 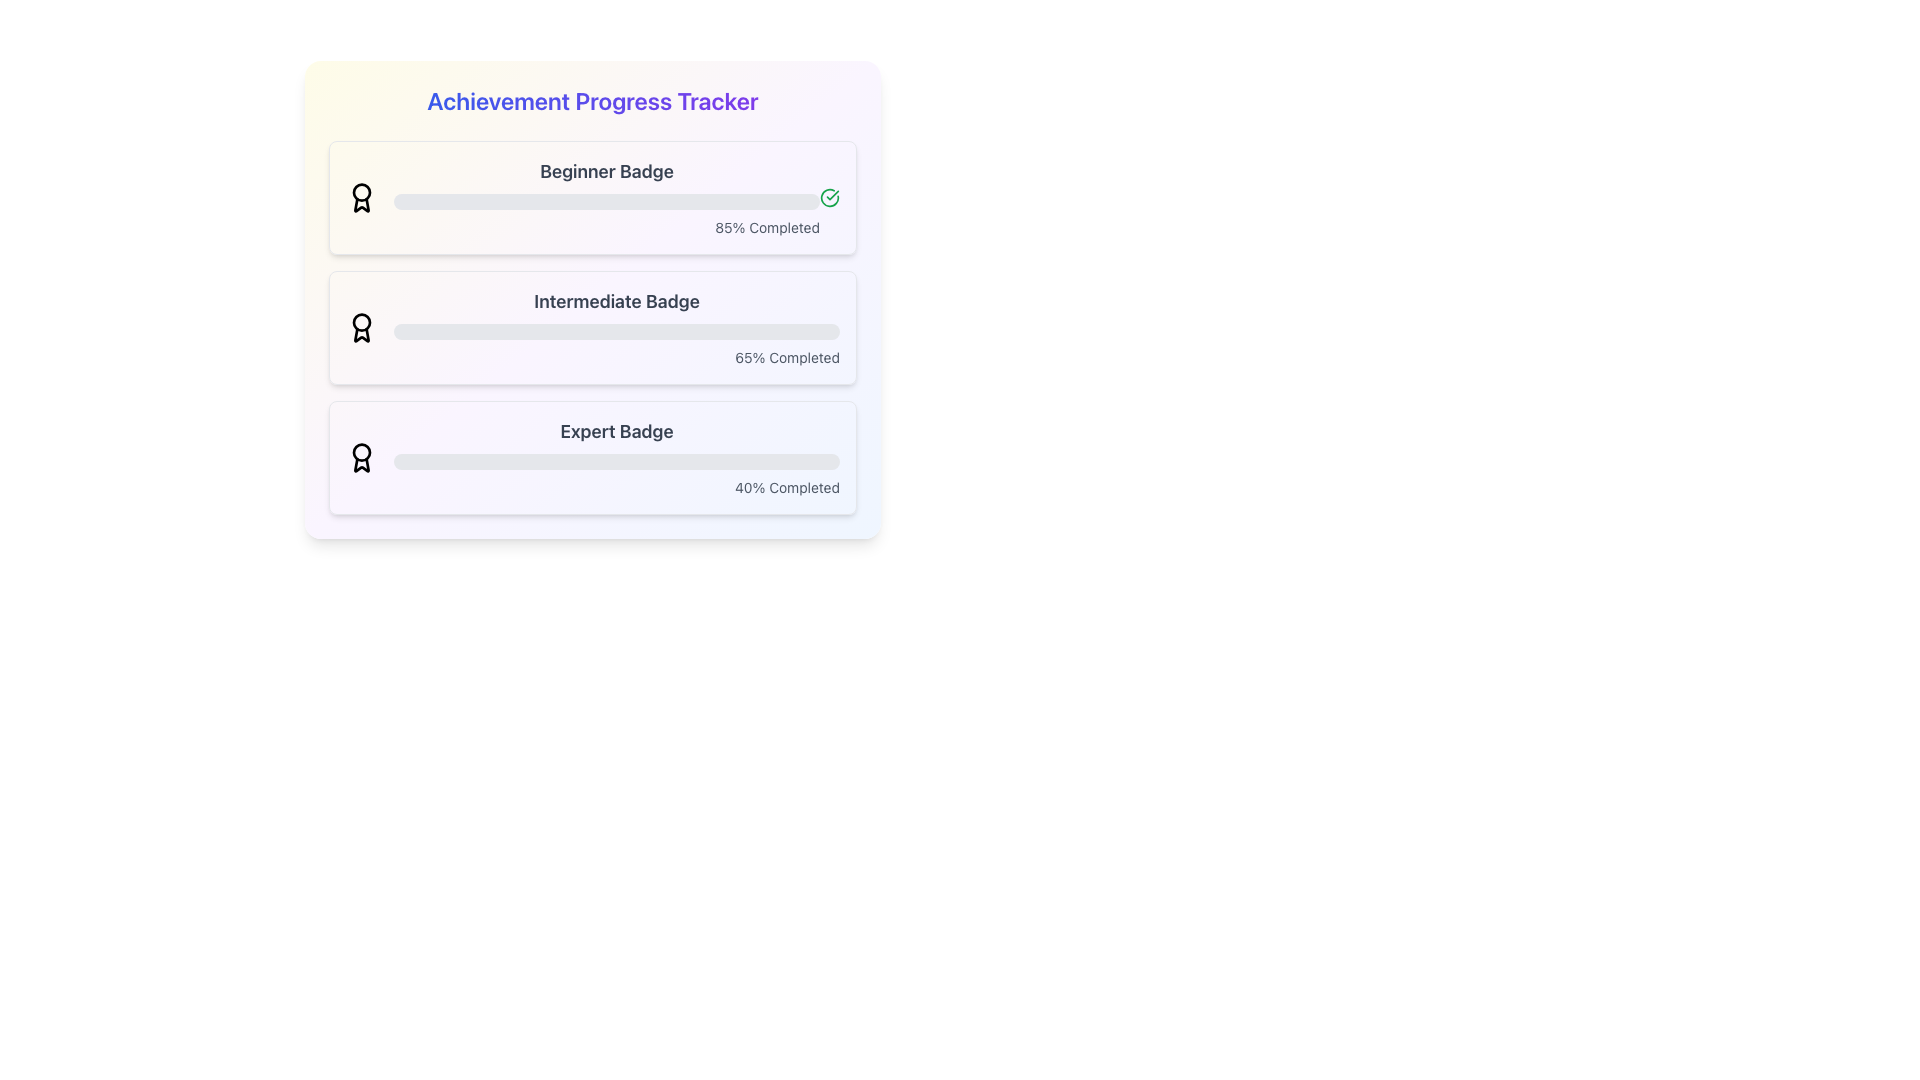 What do you see at coordinates (830, 197) in the screenshot?
I see `the circular icon with a green outline and checkmark inside, located in the top-right corner of the 'Beginner Badge' card` at bounding box center [830, 197].